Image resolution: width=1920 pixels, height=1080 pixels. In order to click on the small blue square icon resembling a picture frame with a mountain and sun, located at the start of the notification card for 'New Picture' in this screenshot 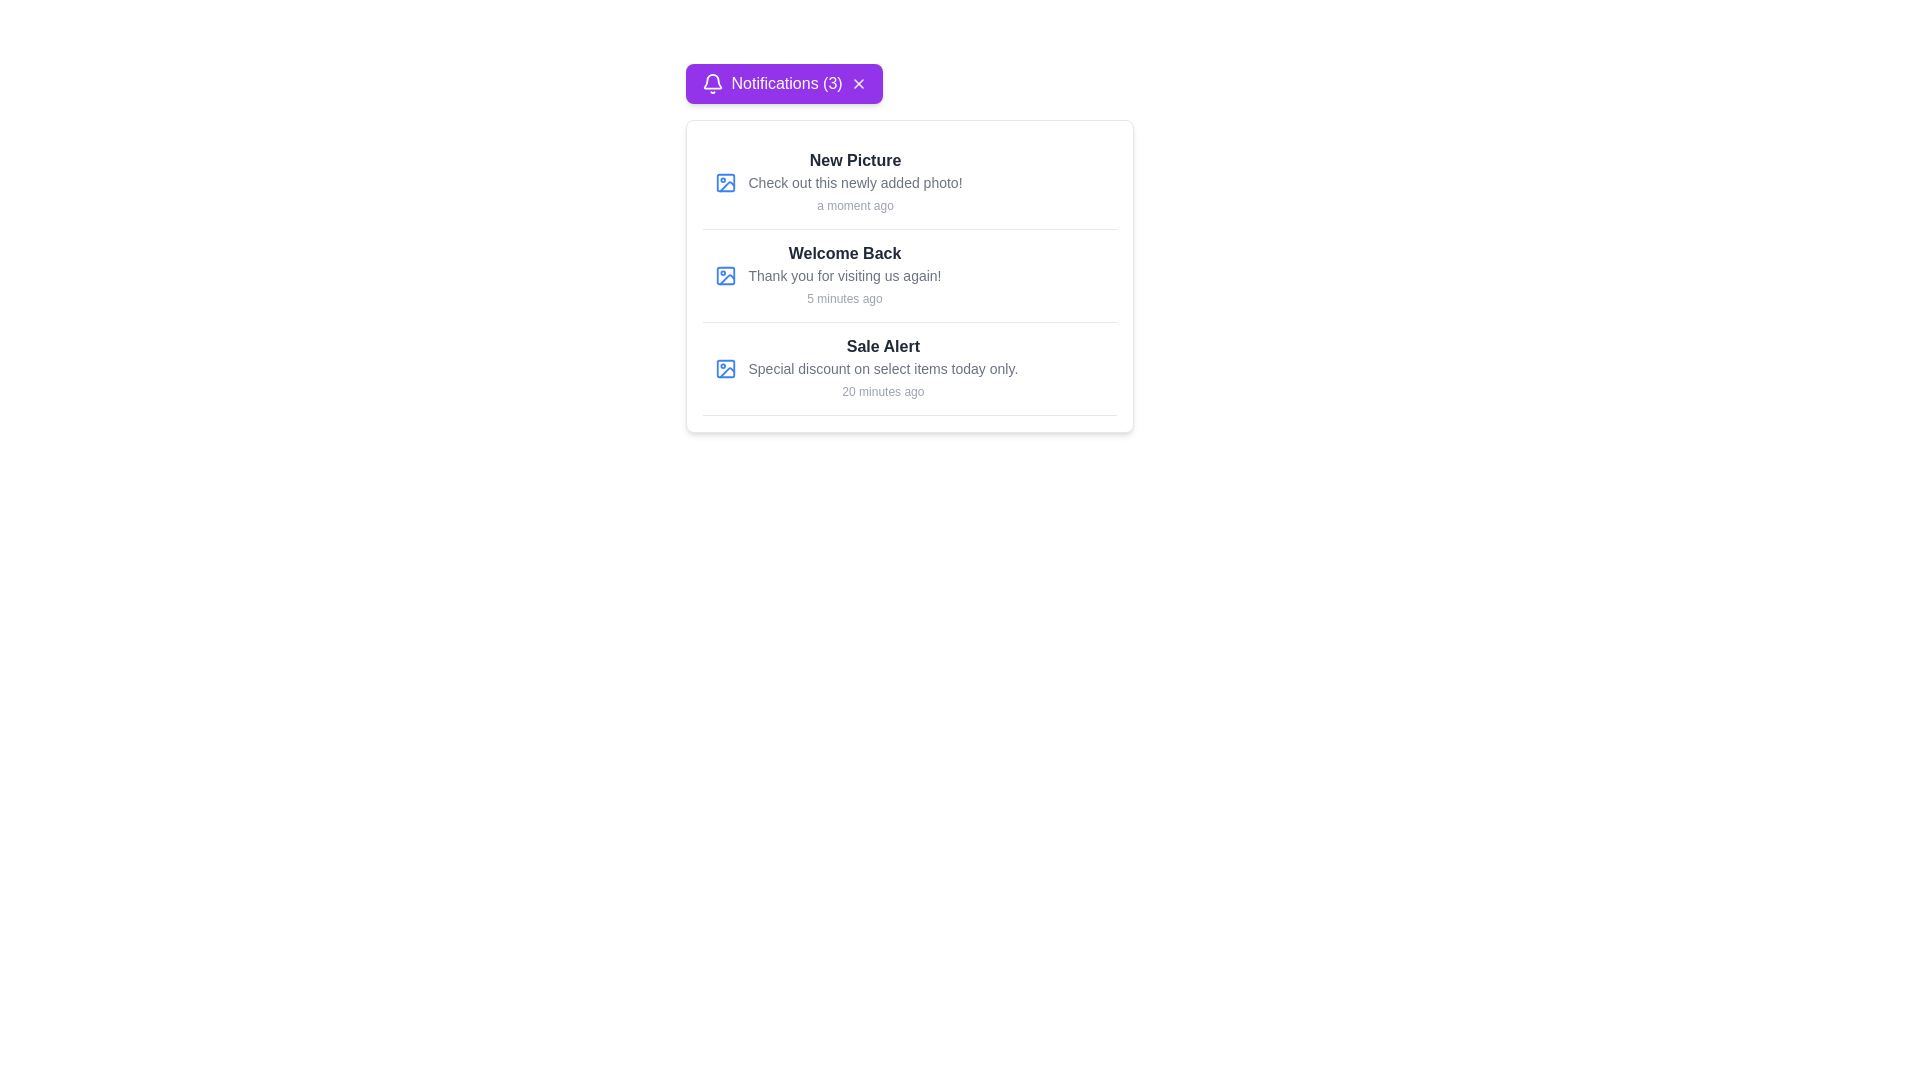, I will do `click(724, 182)`.